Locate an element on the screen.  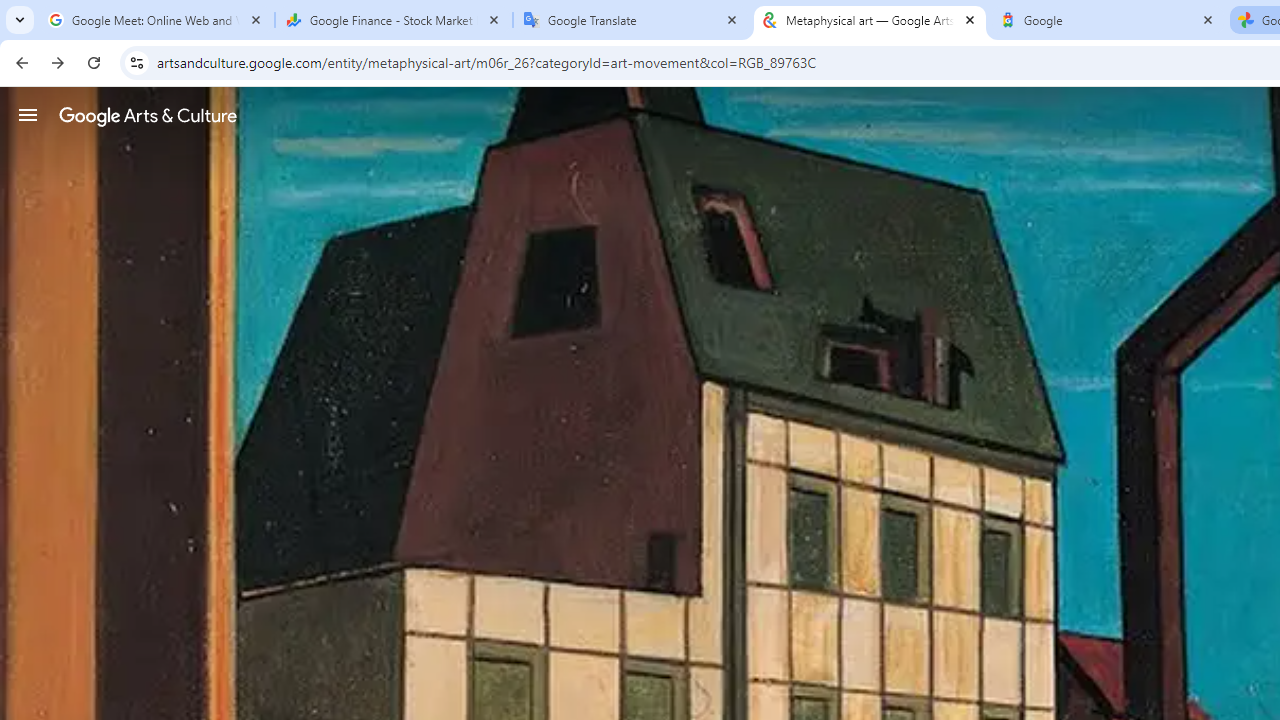
'Google' is located at coordinates (1107, 20).